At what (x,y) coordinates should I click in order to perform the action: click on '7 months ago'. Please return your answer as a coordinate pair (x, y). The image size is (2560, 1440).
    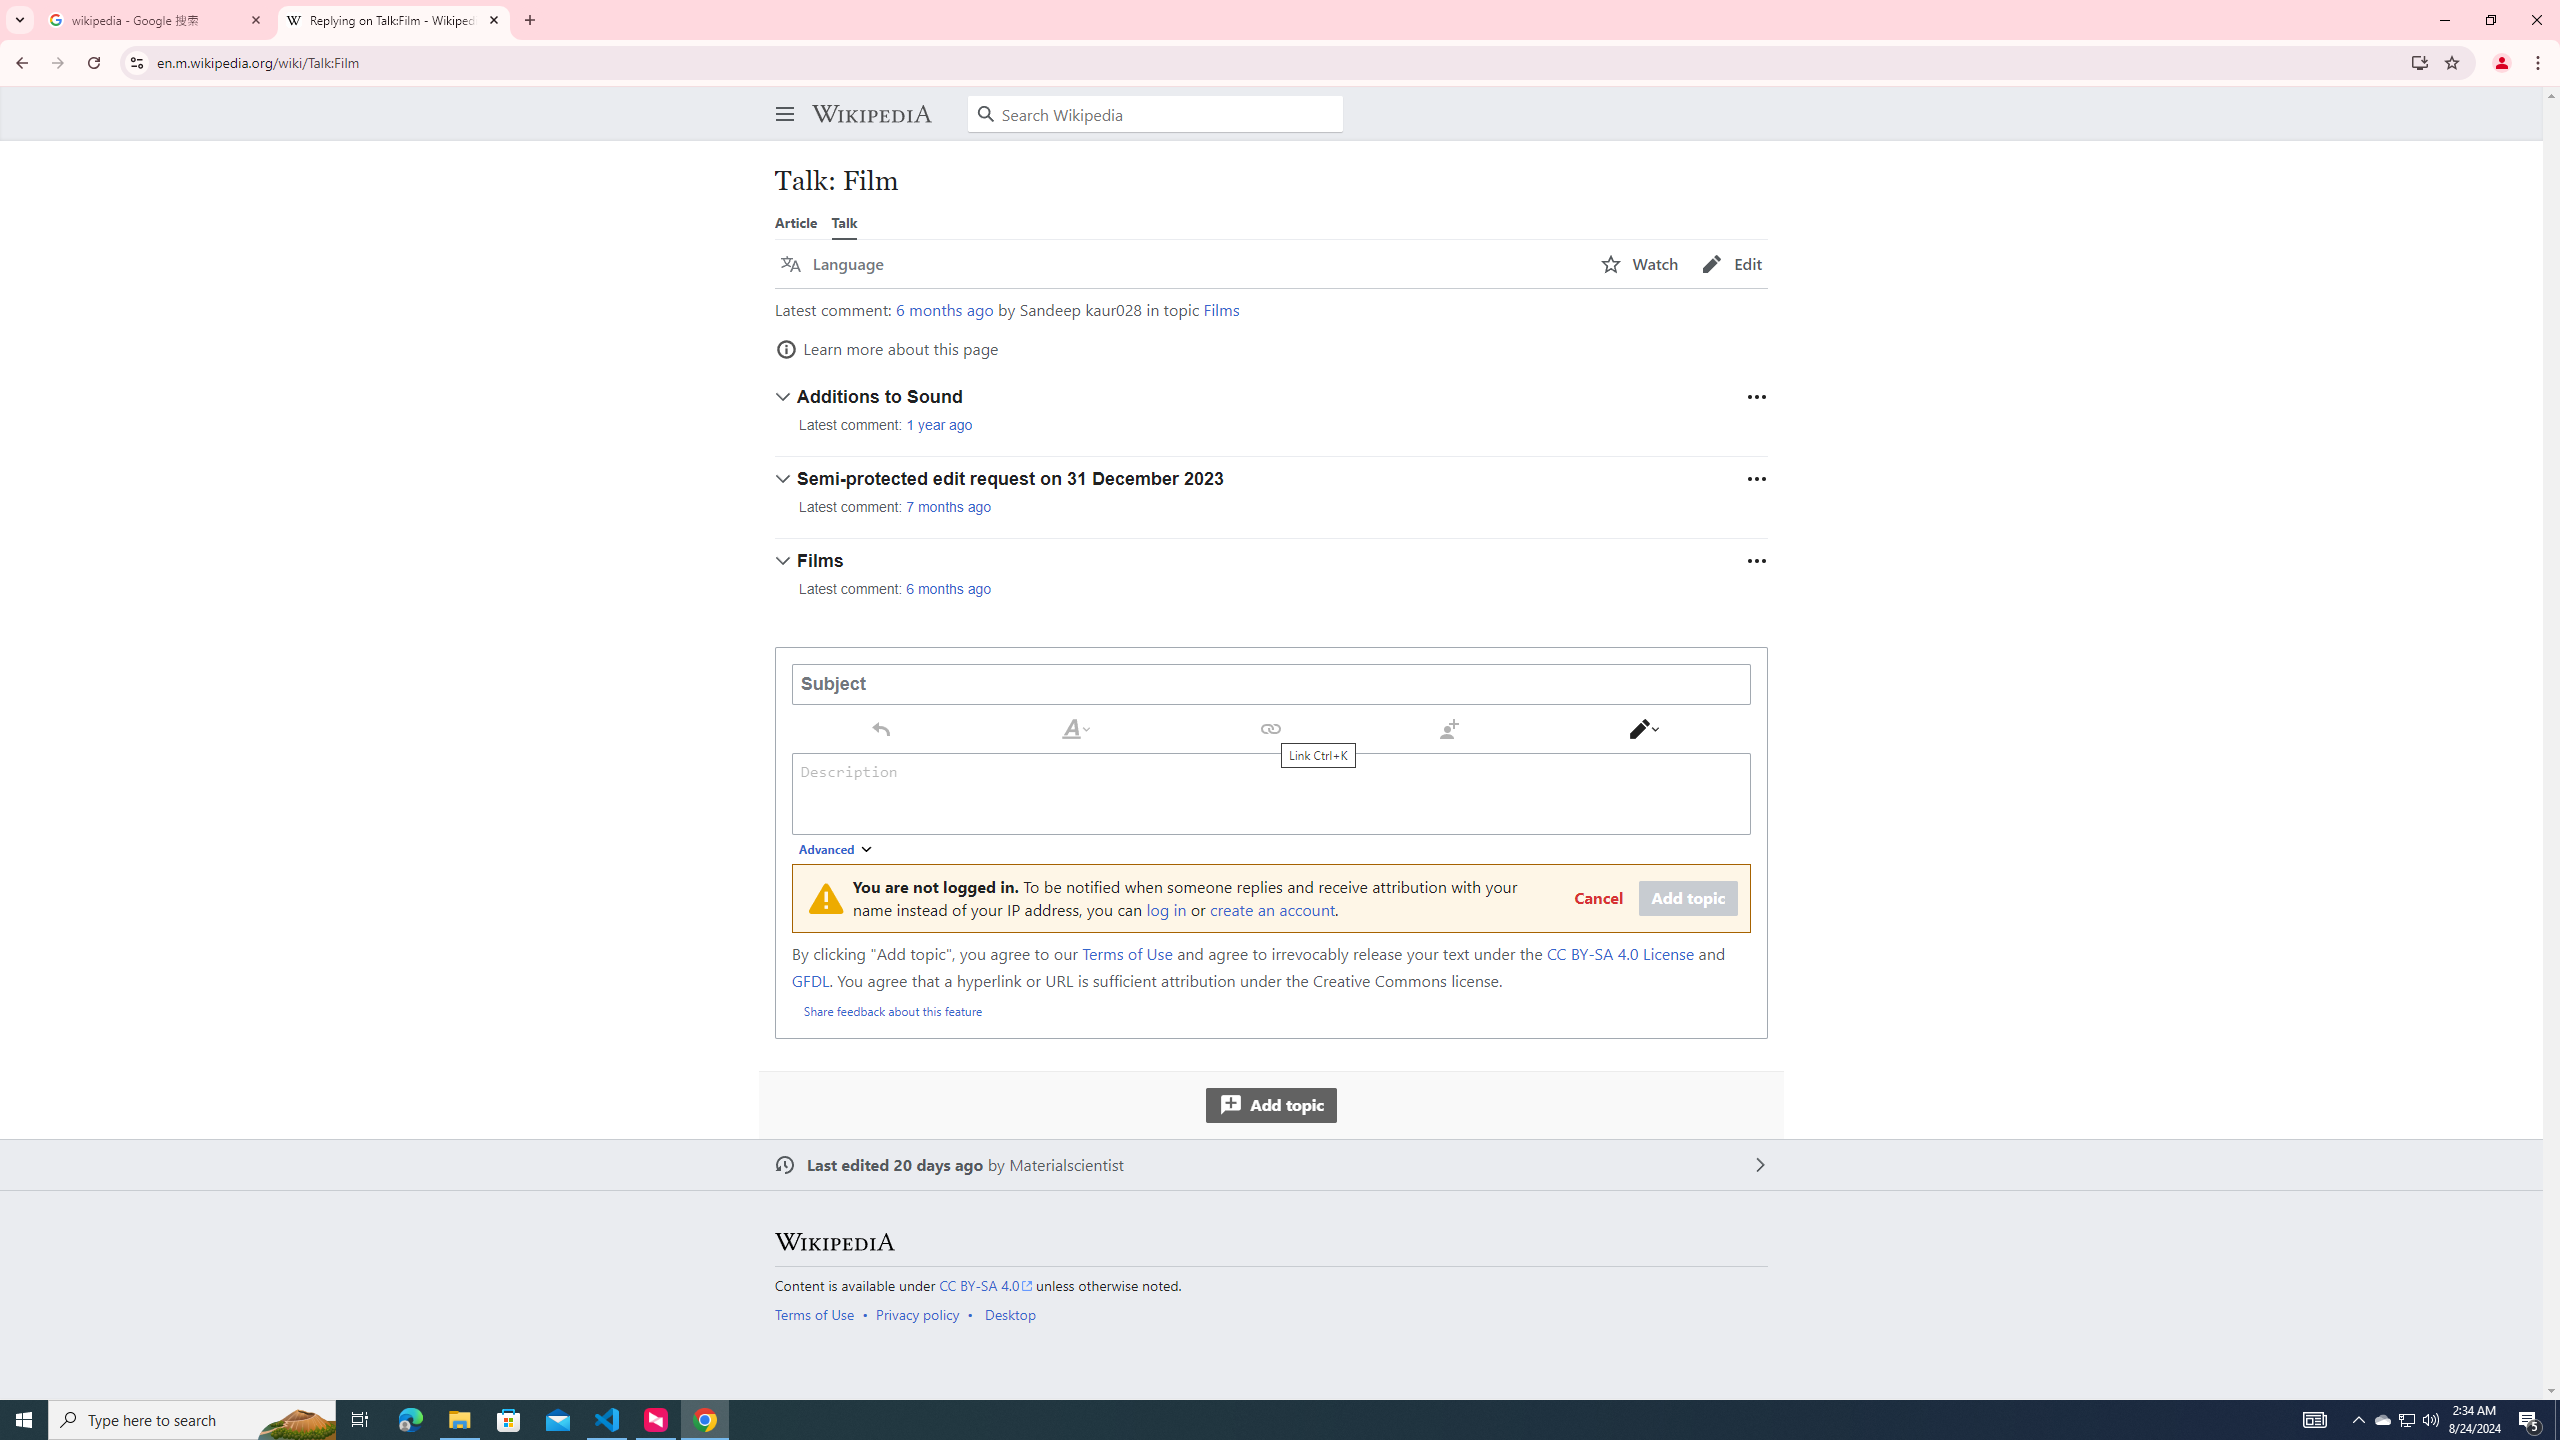
    Looking at the image, I should click on (949, 506).